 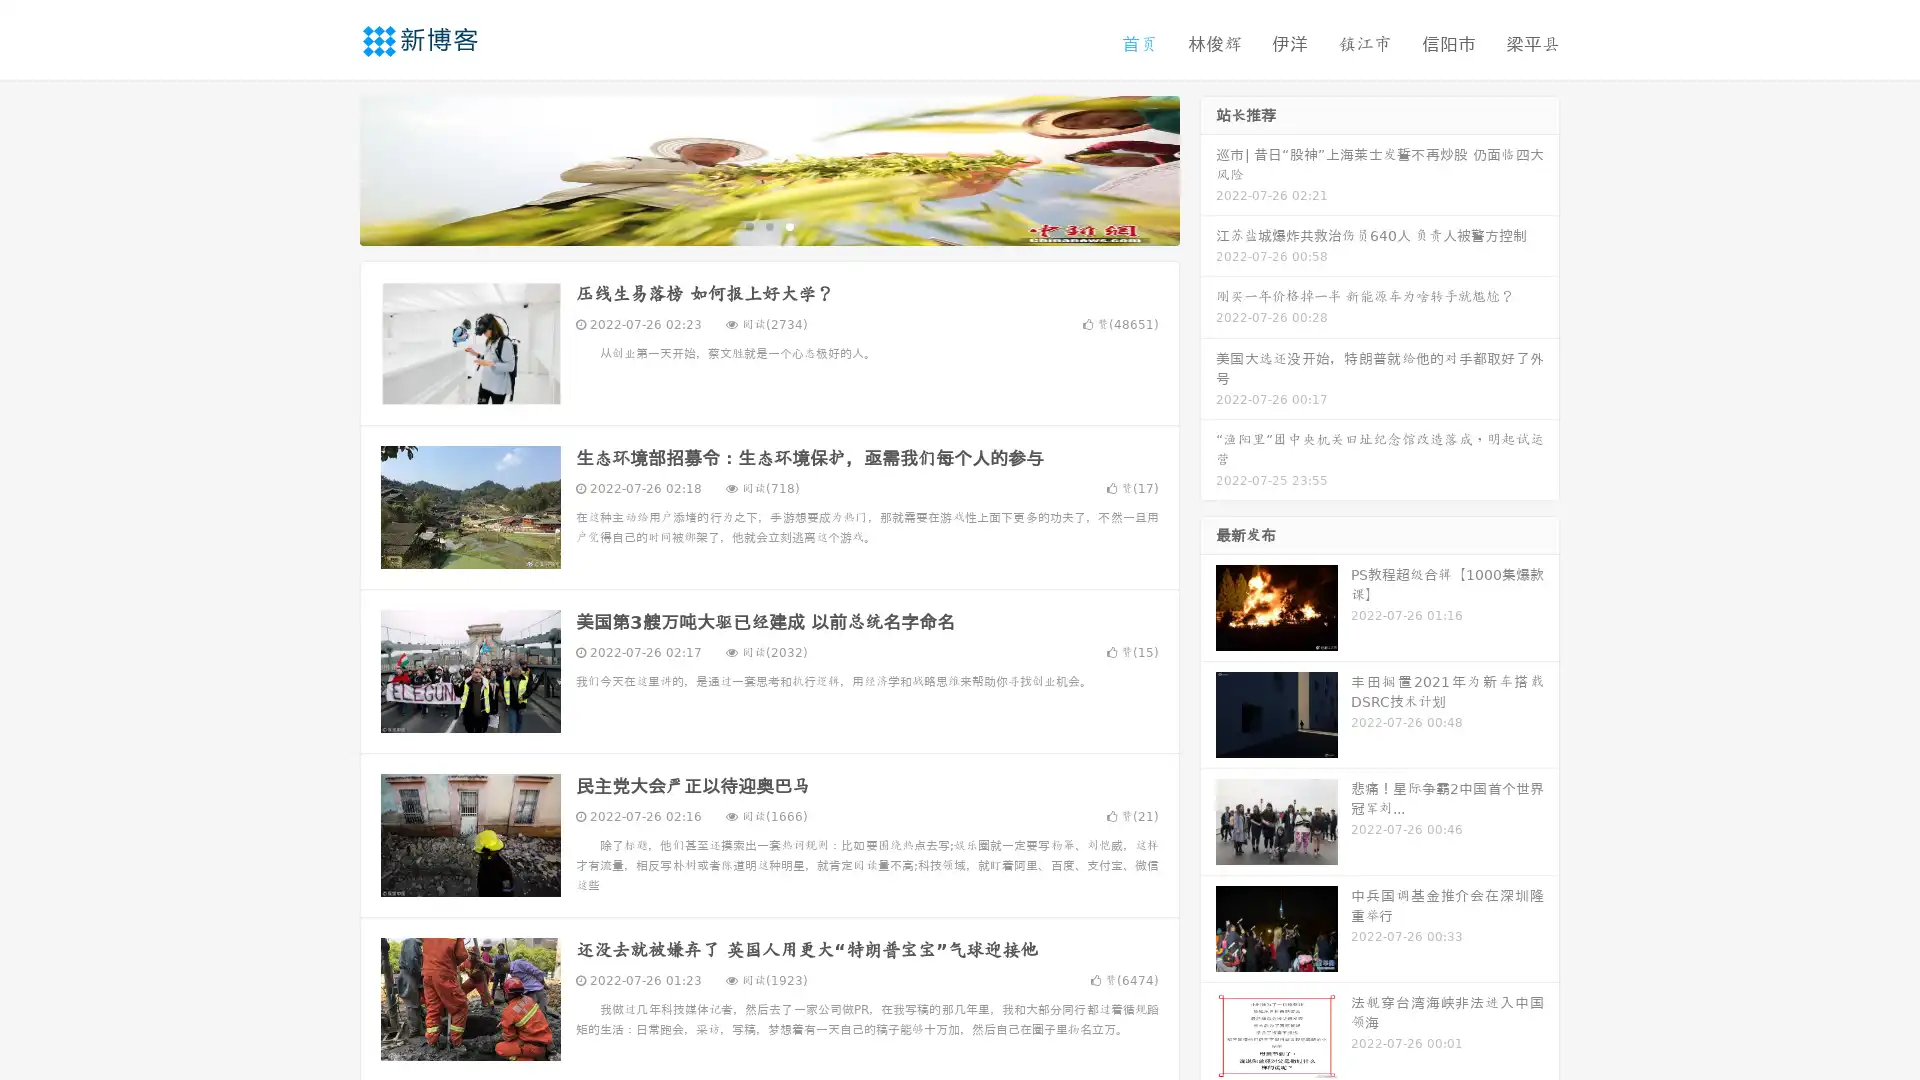 I want to click on Next slide, so click(x=1208, y=168).